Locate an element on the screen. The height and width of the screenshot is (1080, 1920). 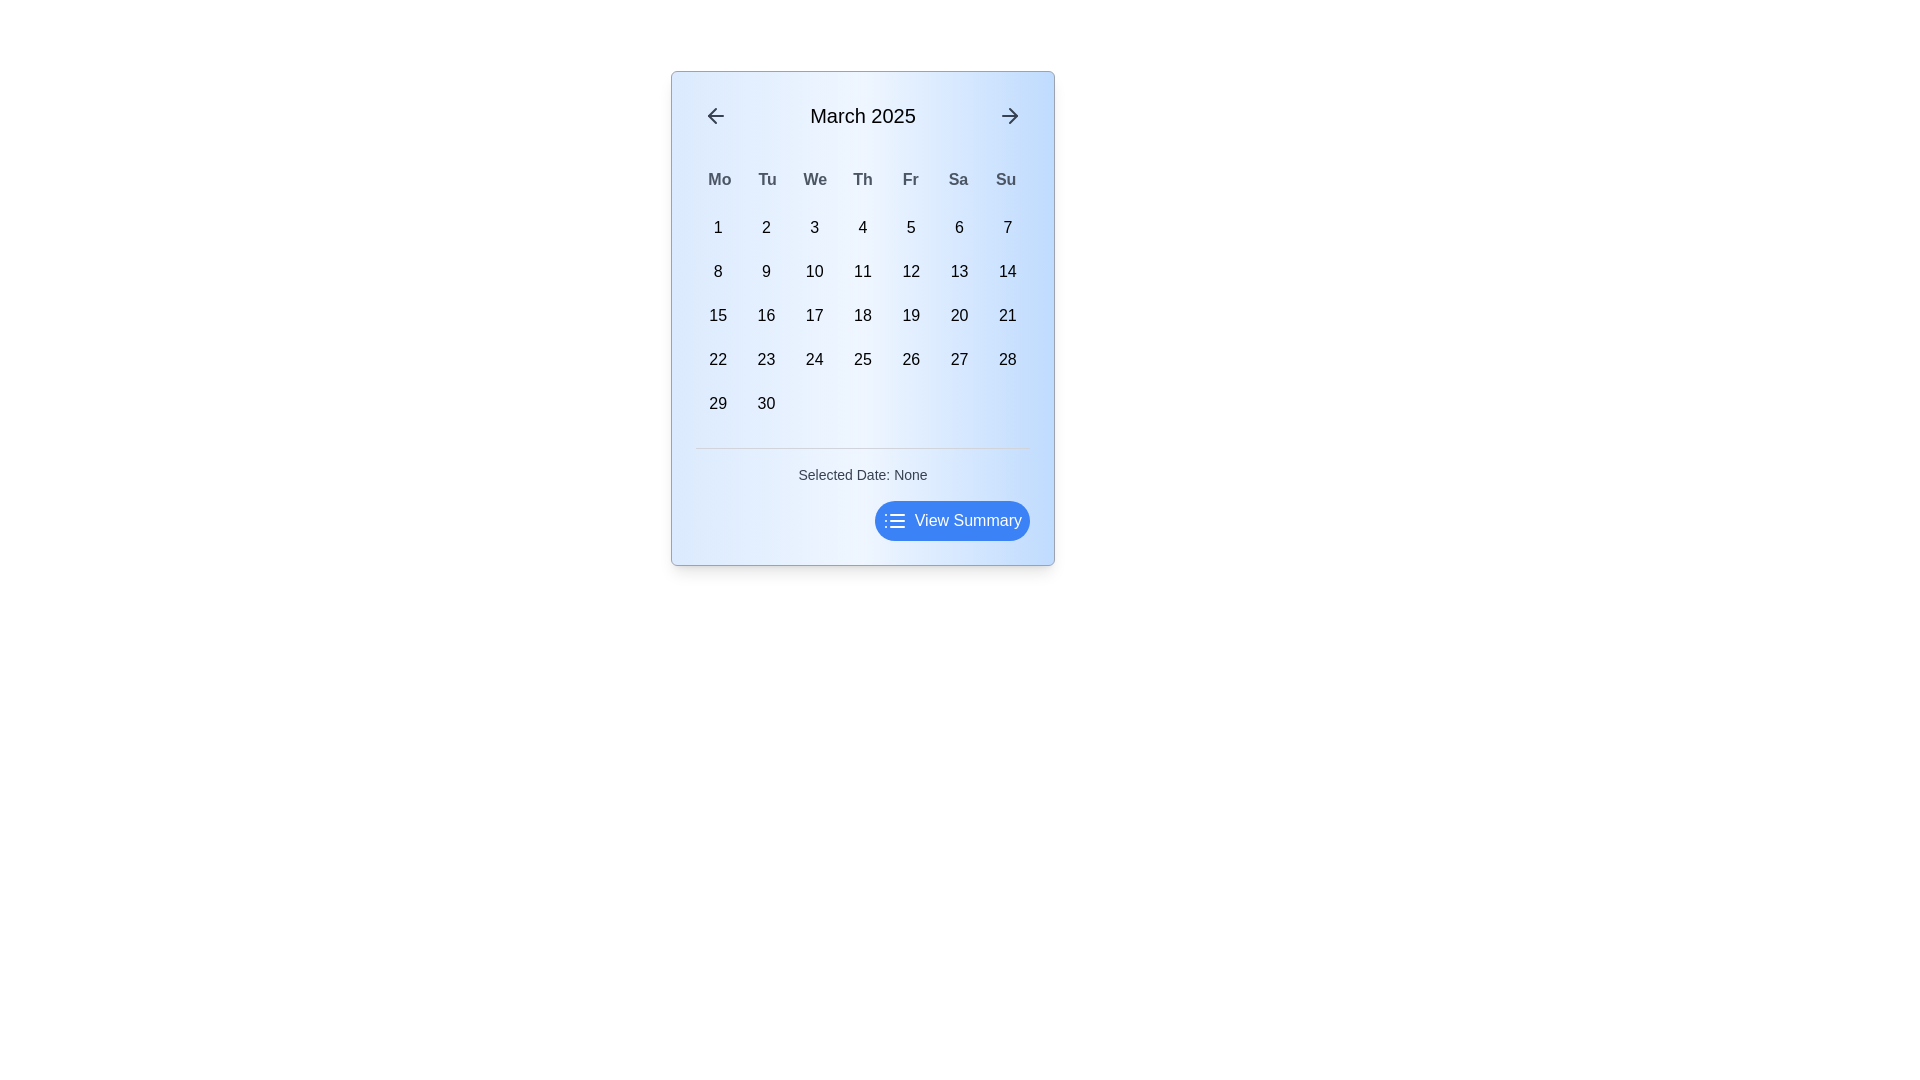
the button representing the date '13' in the calendar for March 2025 is located at coordinates (958, 272).